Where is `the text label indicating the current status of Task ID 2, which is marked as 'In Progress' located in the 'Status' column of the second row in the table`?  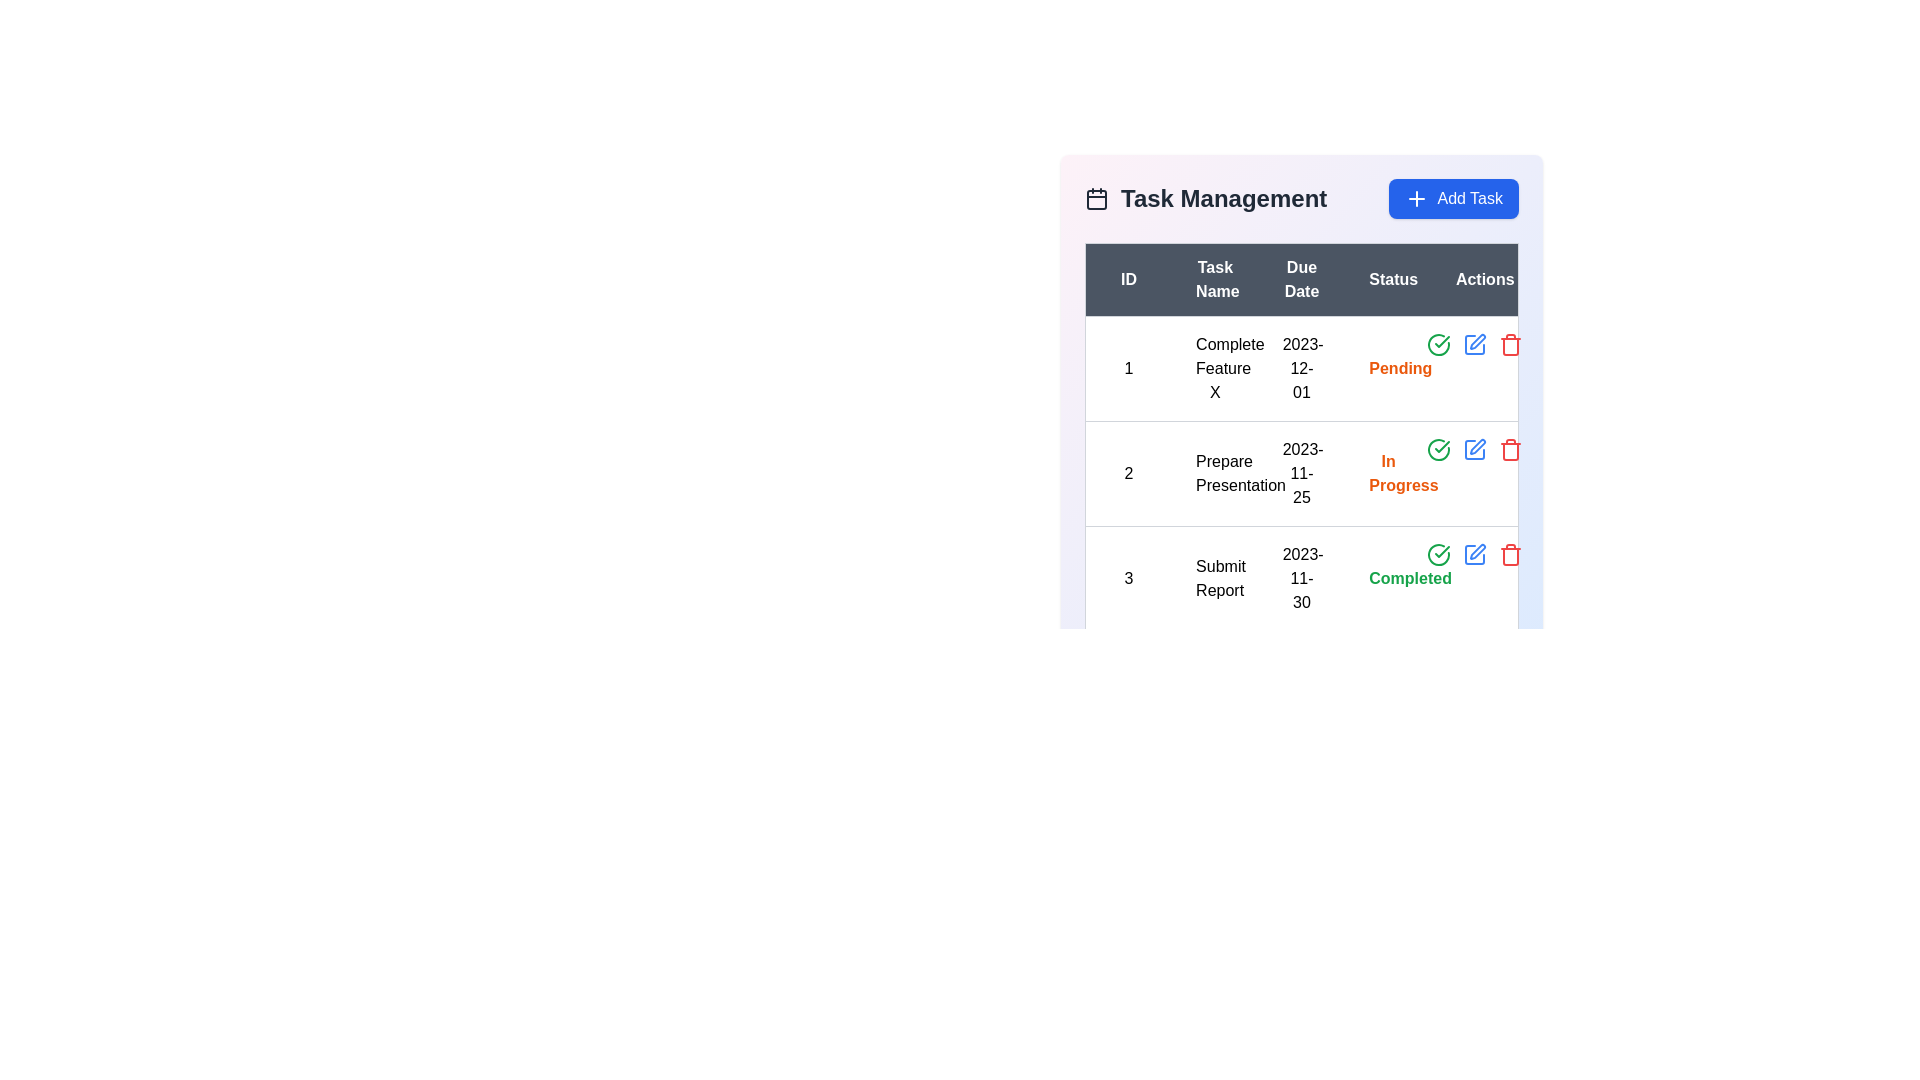 the text label indicating the current status of Task ID 2, which is marked as 'In Progress' located in the 'Status' column of the second row in the table is located at coordinates (1402, 473).